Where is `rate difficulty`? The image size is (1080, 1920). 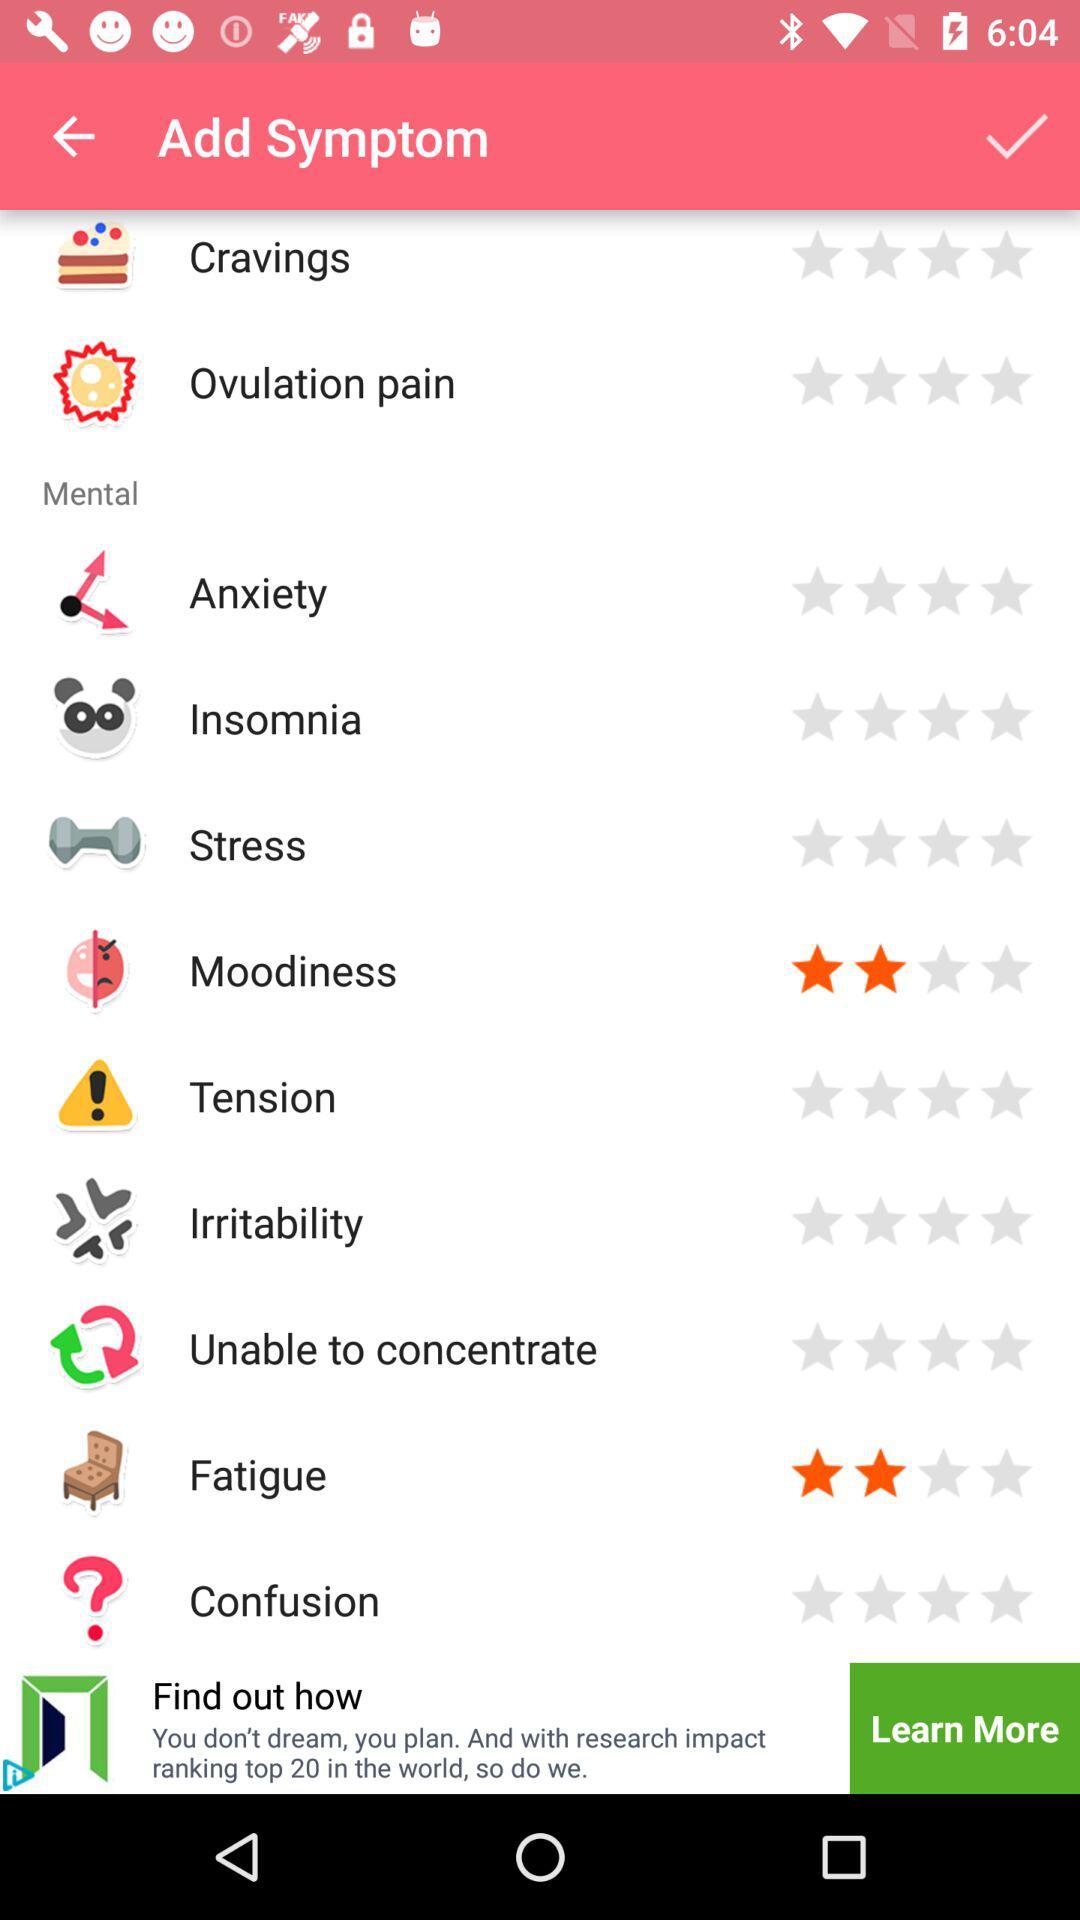
rate difficulty is located at coordinates (1006, 1347).